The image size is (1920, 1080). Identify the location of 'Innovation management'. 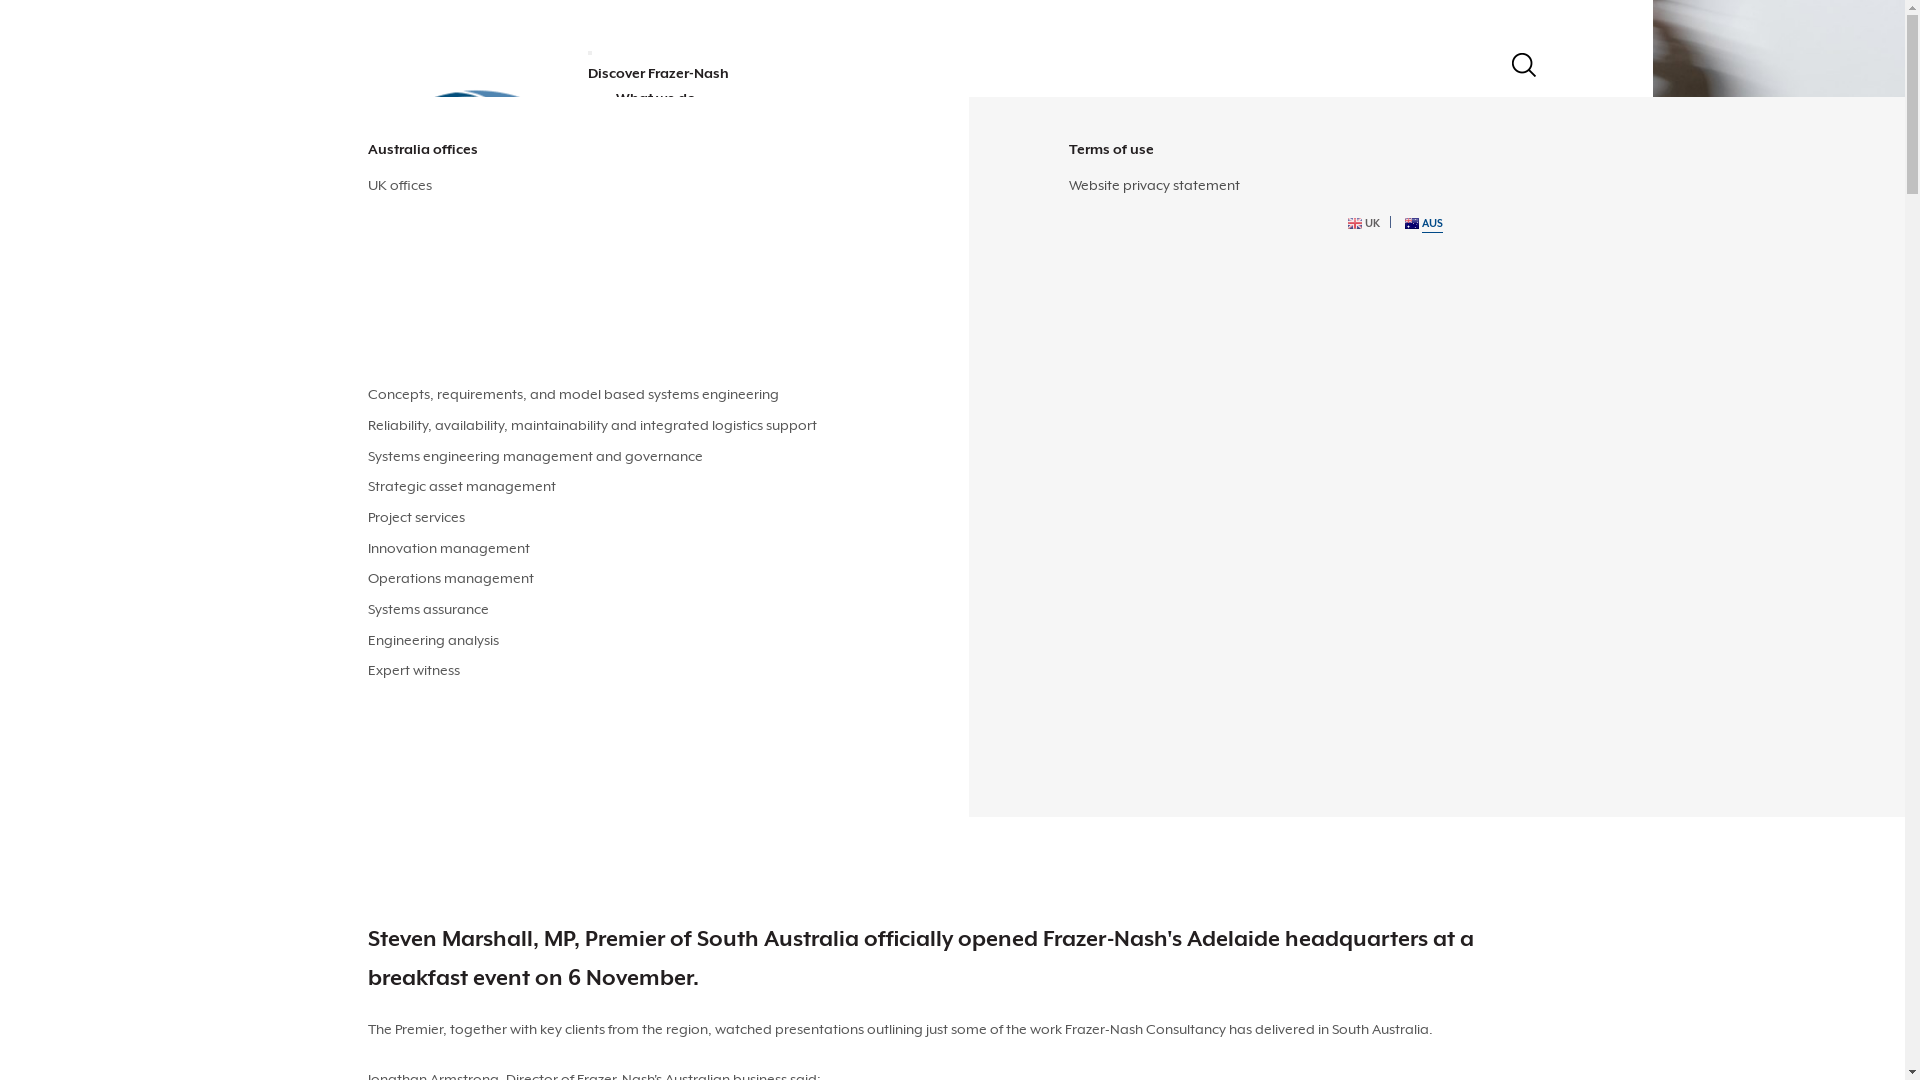
(448, 547).